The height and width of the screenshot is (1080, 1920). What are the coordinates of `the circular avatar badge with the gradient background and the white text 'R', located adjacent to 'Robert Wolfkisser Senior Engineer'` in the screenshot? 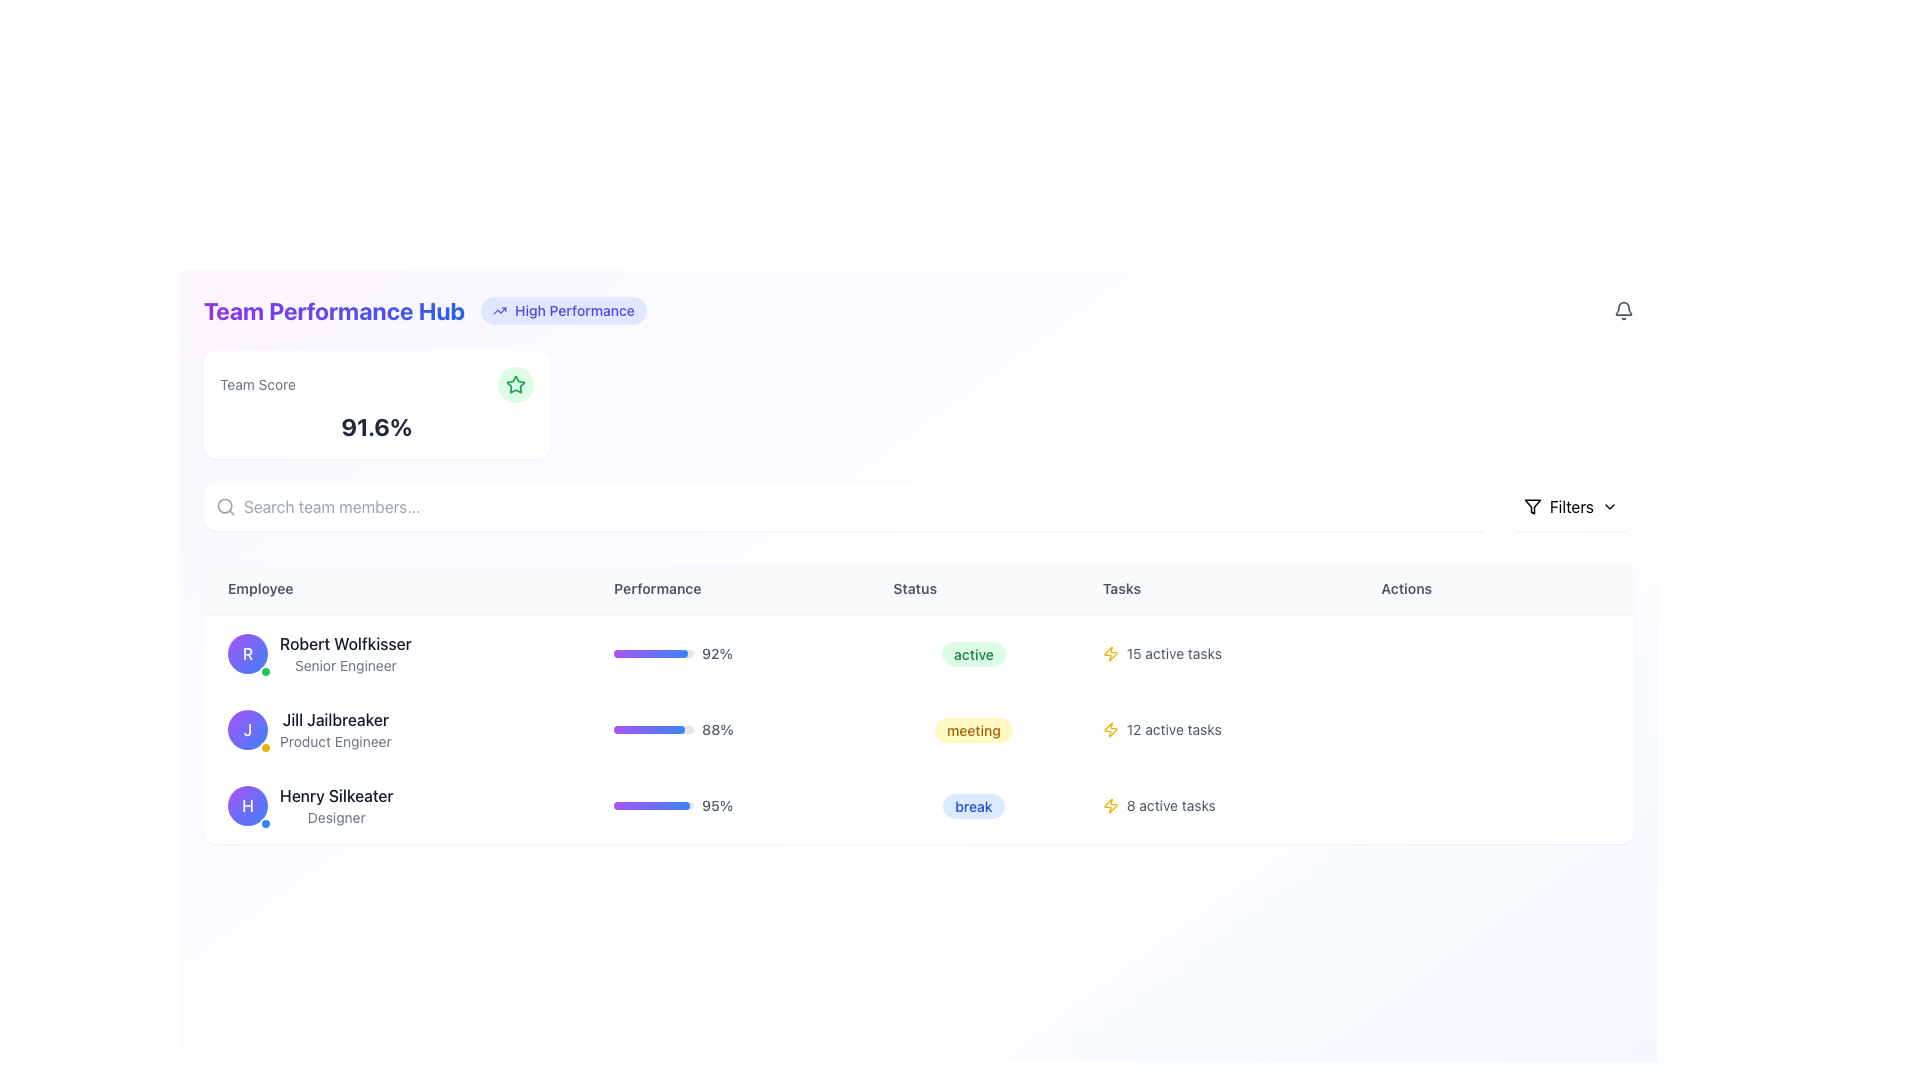 It's located at (247, 654).